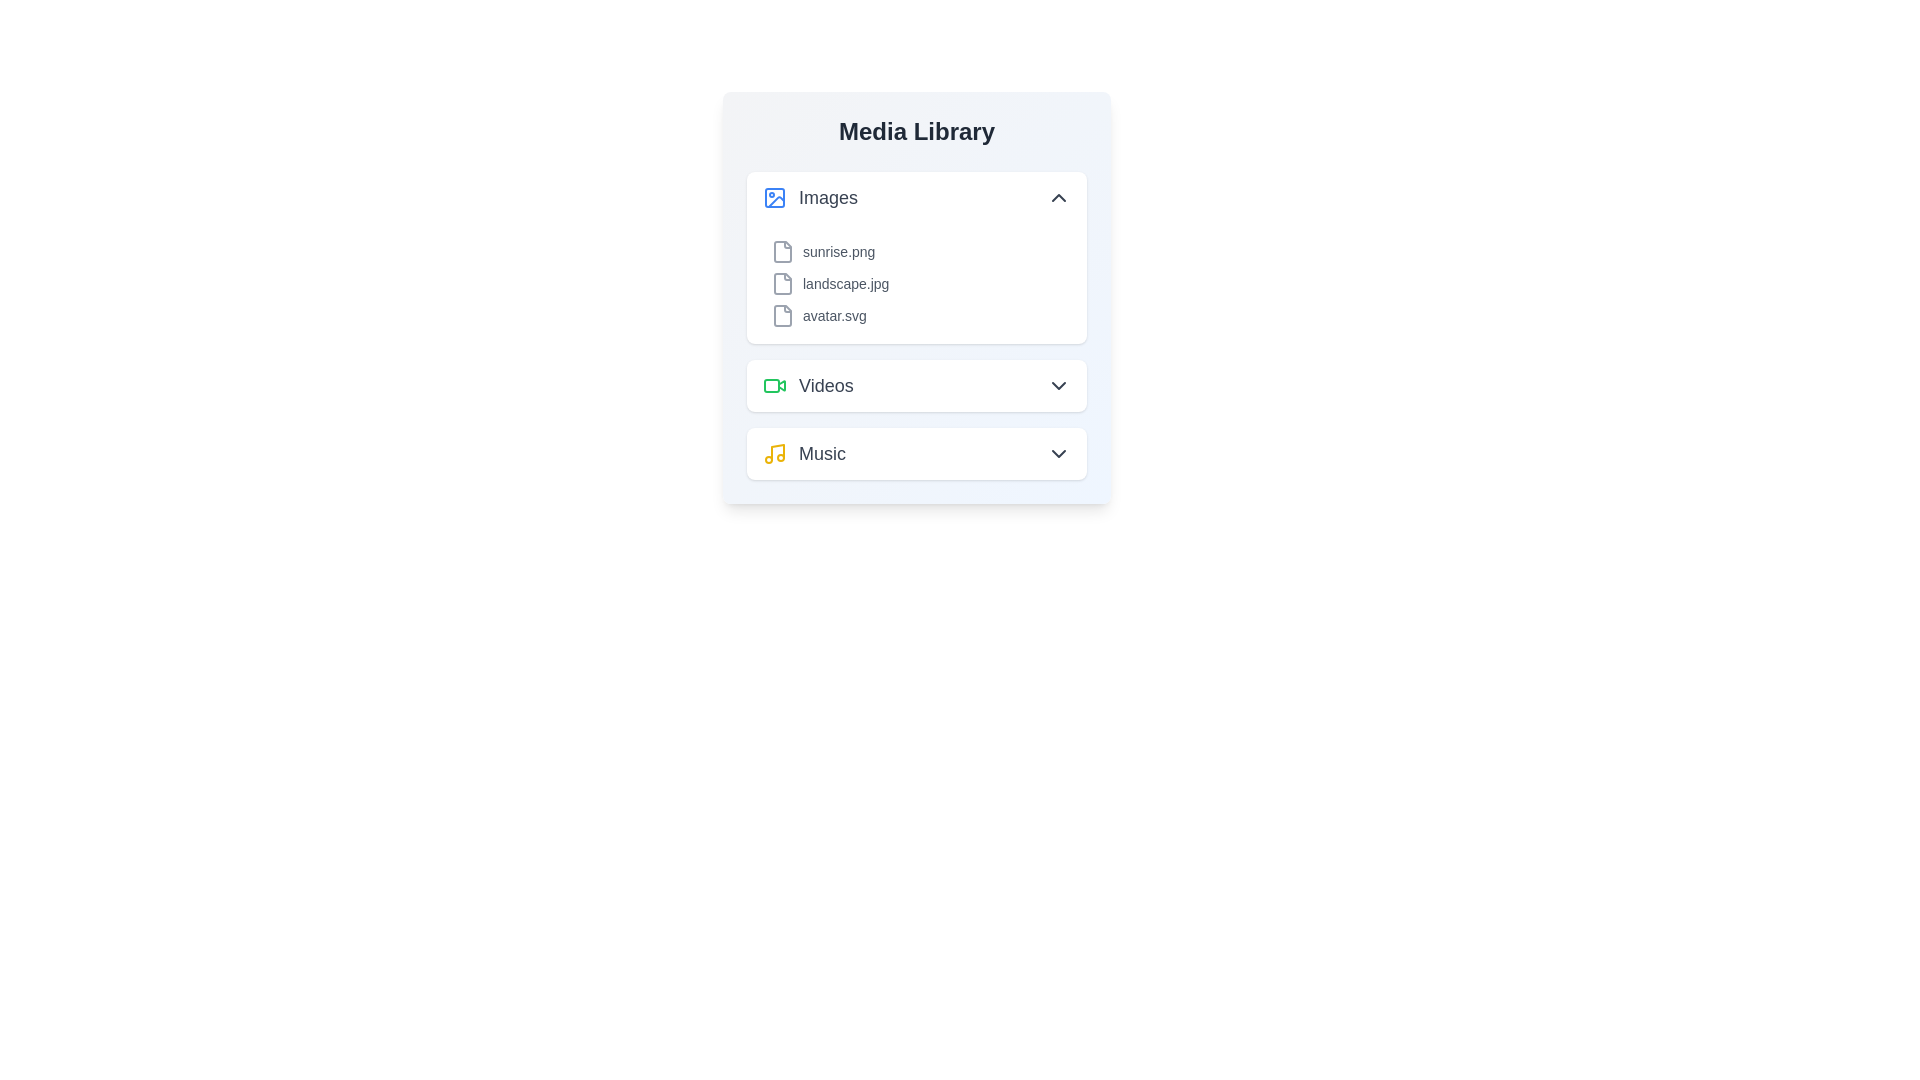 The image size is (1920, 1080). What do you see at coordinates (915, 250) in the screenshot?
I see `the File list entry labeled 'sunrise.png' in the Media Library, which is the first item under the 'Images' section` at bounding box center [915, 250].